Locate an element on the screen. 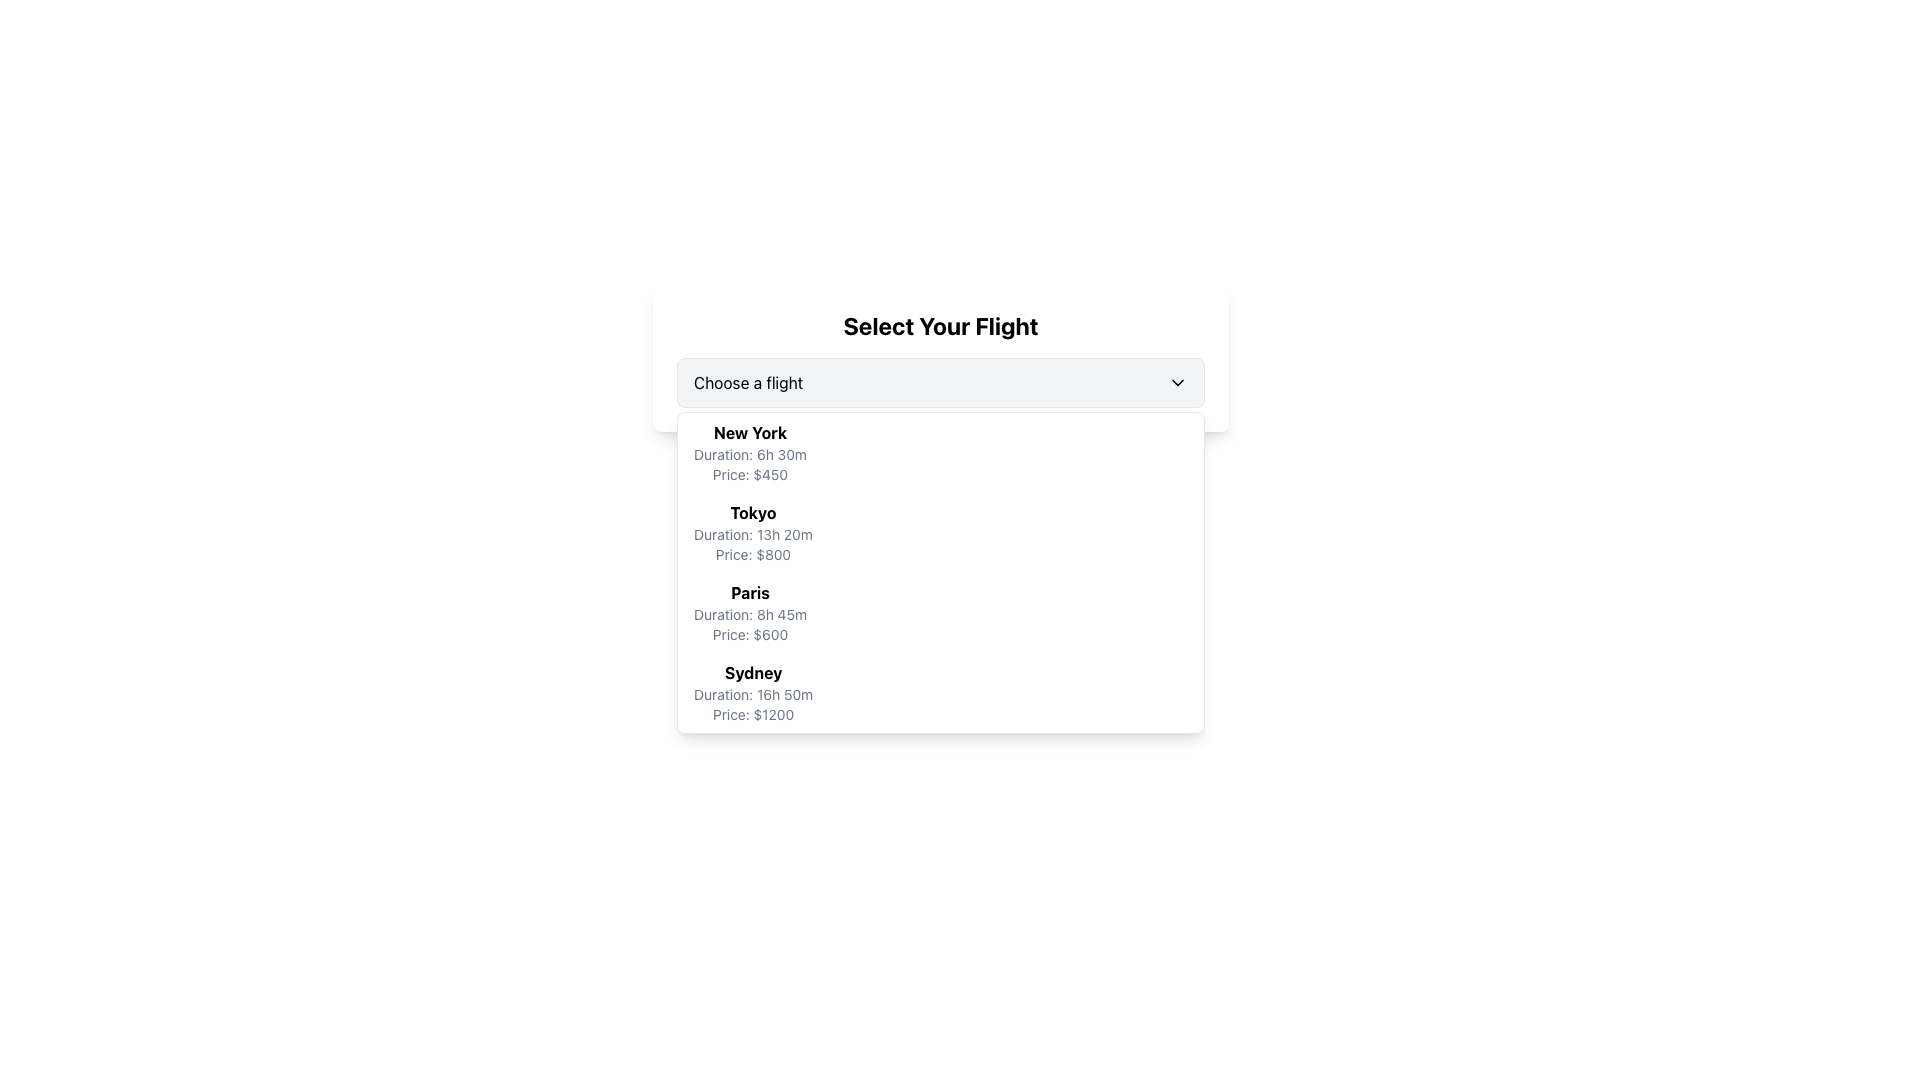 This screenshot has width=1920, height=1080. the first list item displaying the trip option for 'New York' in the dropdown menu is located at coordinates (749, 452).